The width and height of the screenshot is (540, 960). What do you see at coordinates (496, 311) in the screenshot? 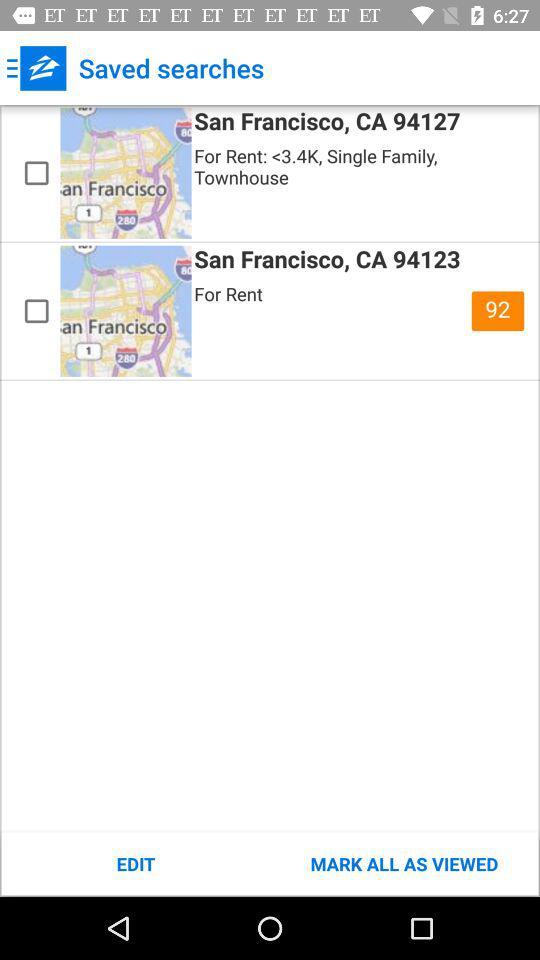
I see `icon next to the san francisco ca` at bounding box center [496, 311].